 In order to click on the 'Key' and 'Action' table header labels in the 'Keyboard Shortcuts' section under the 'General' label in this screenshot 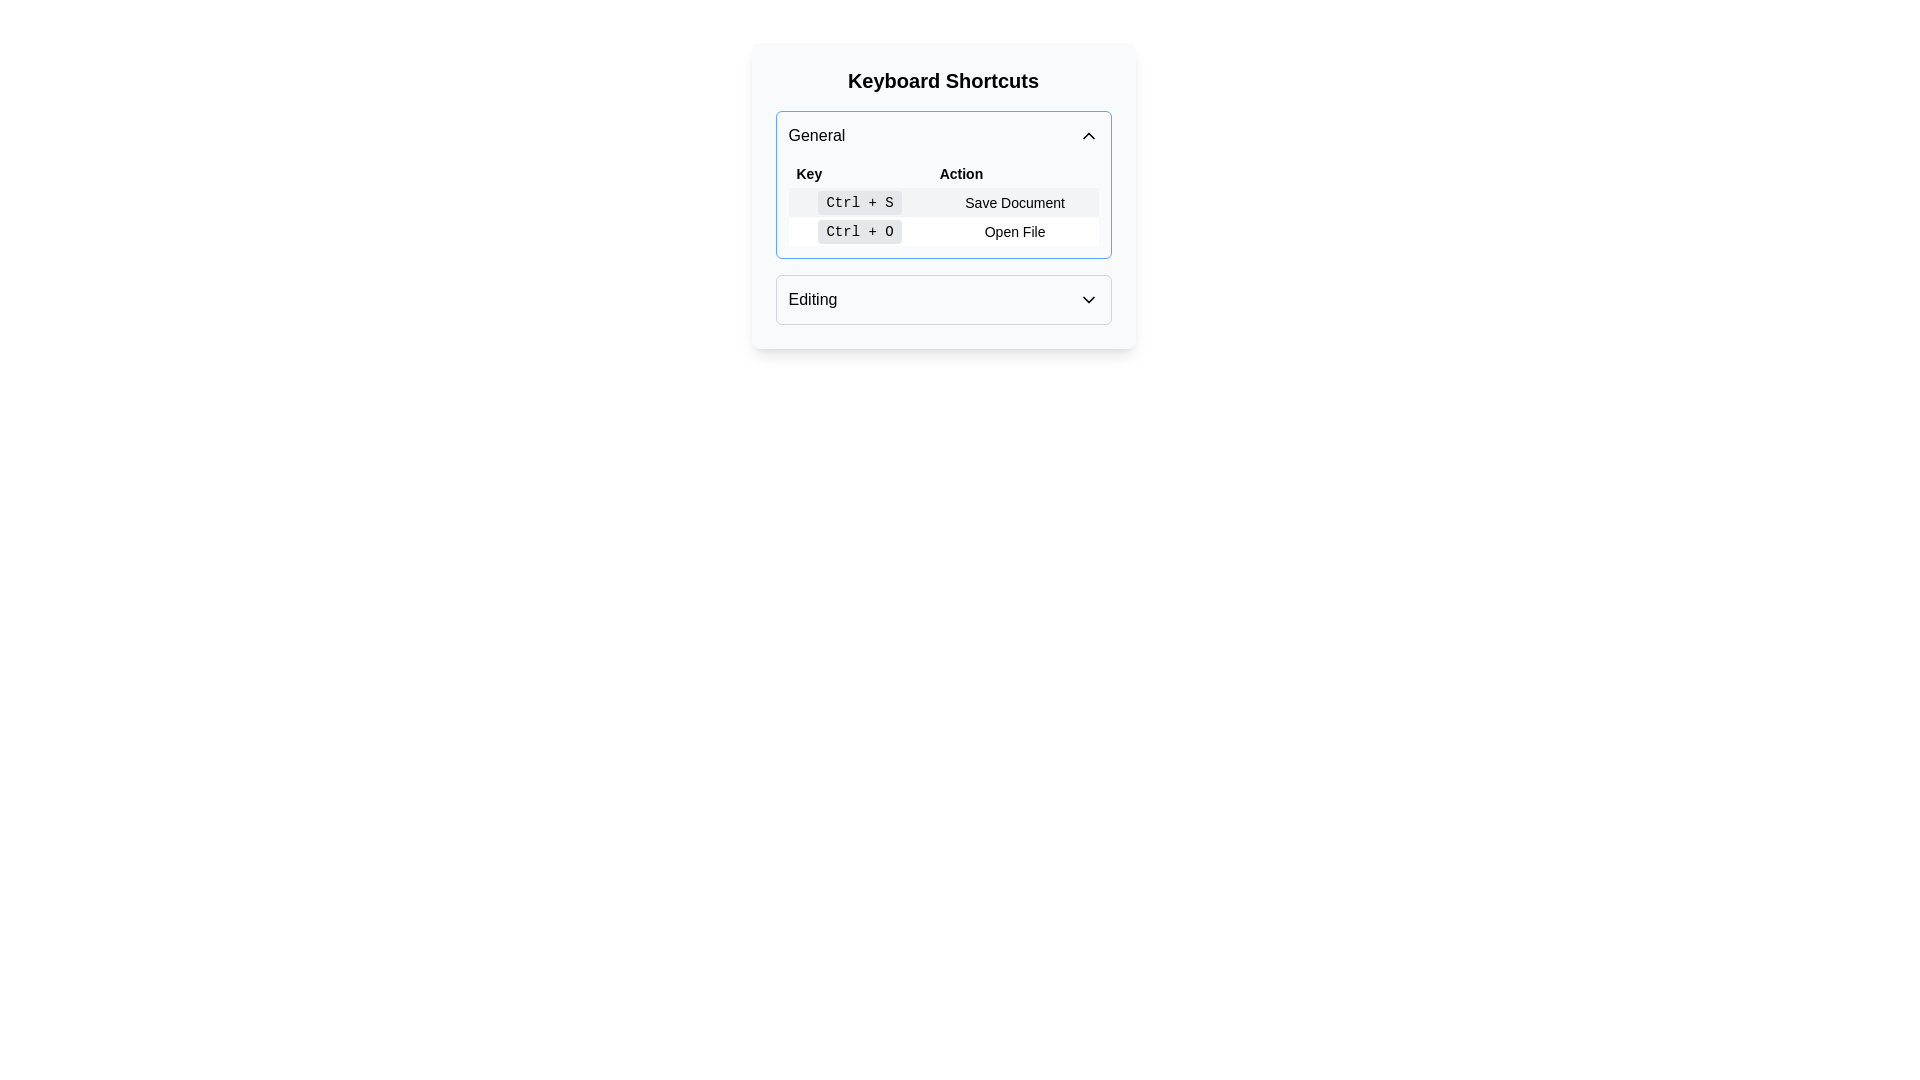, I will do `click(942, 172)`.